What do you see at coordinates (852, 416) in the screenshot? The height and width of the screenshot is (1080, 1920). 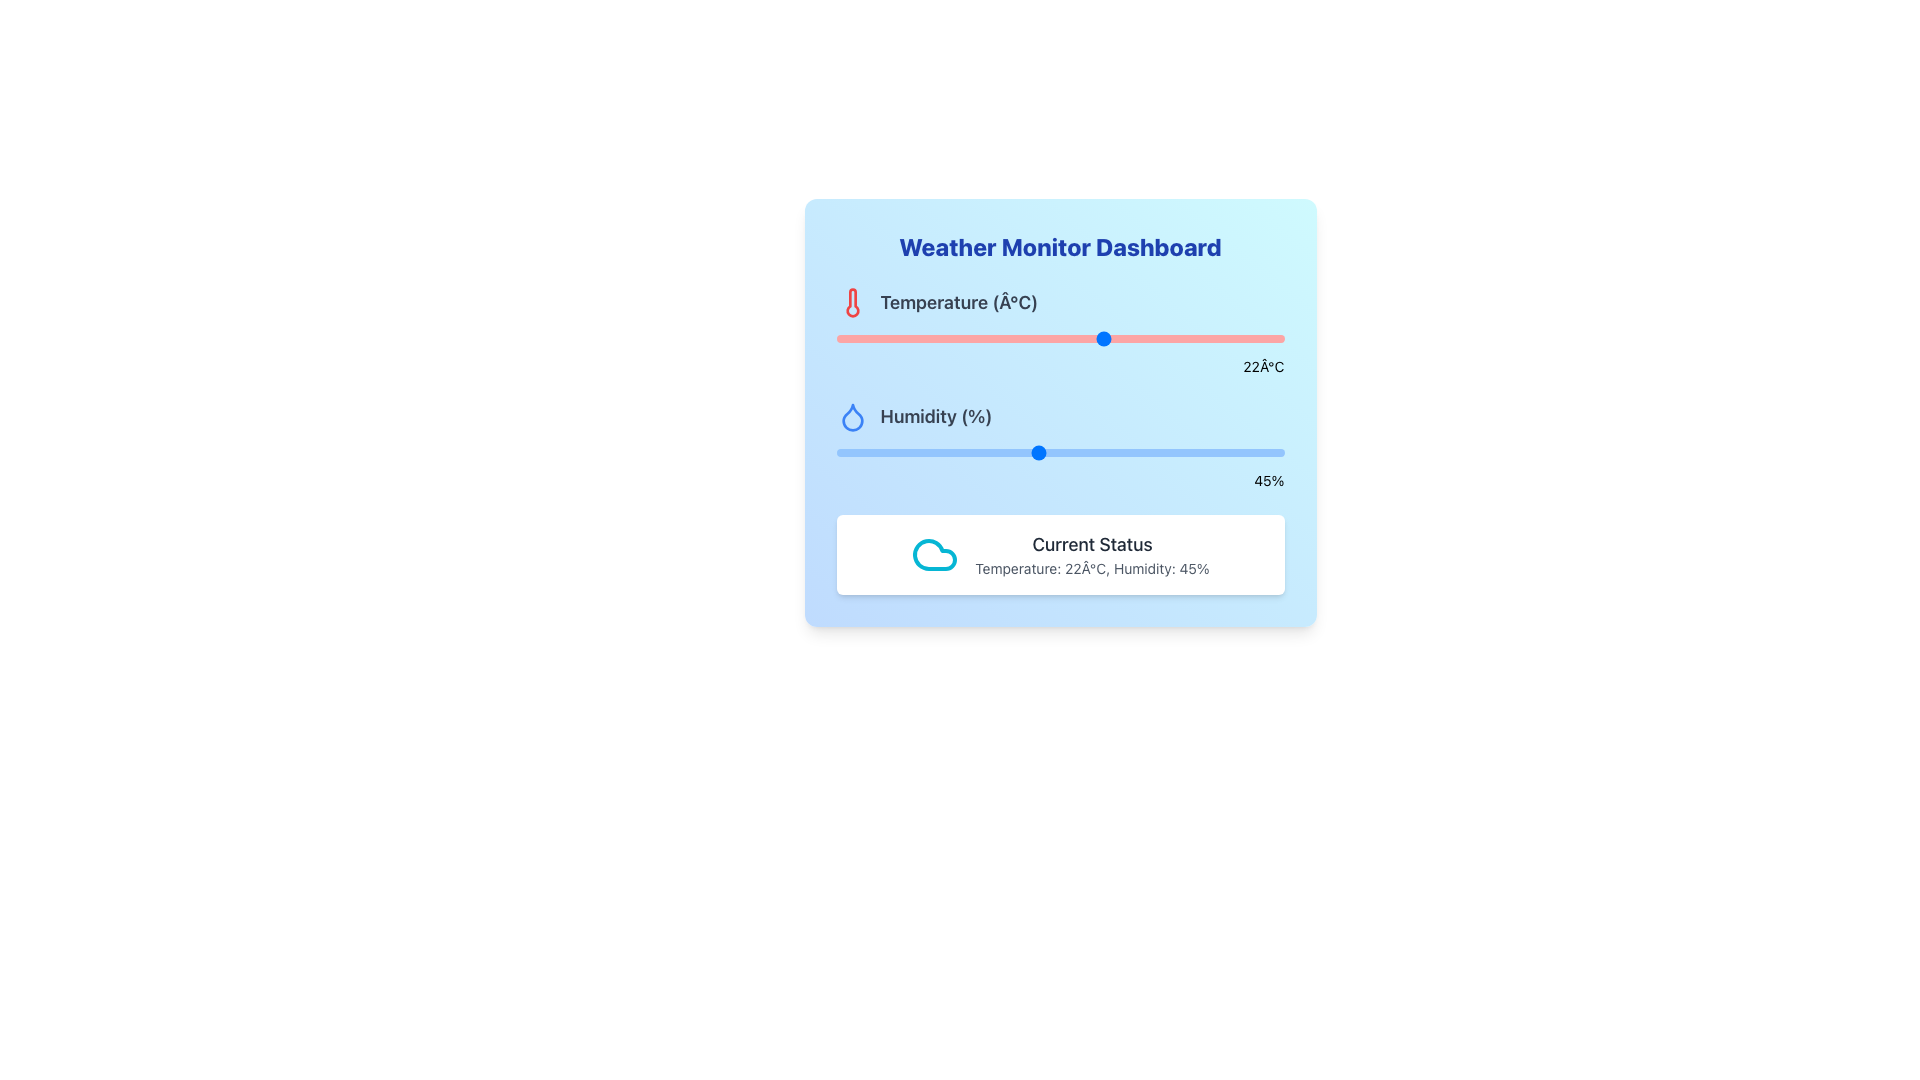 I see `the humidity icon located in the second row of the dashboard, adjacent to the label 'Humidity (%)'` at bounding box center [852, 416].